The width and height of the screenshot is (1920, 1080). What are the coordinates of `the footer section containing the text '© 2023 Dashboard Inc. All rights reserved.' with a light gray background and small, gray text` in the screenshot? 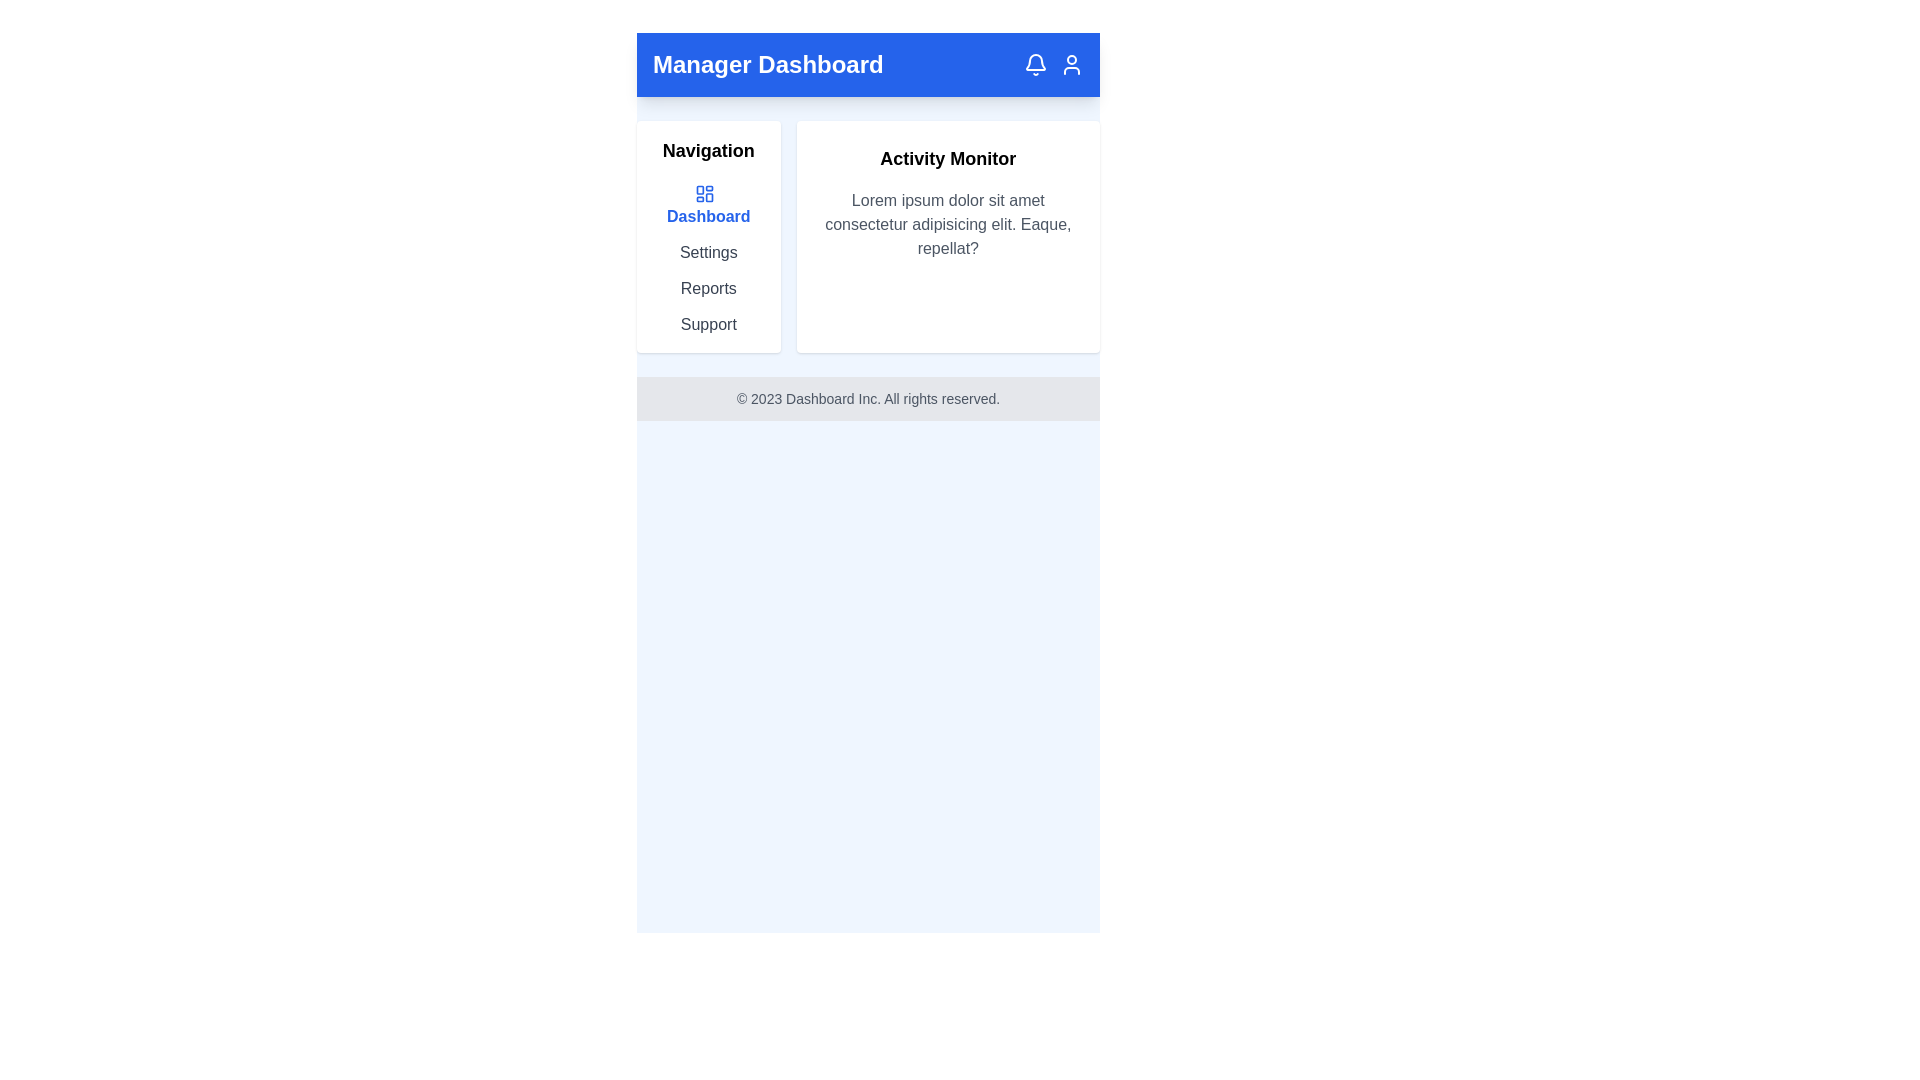 It's located at (868, 398).